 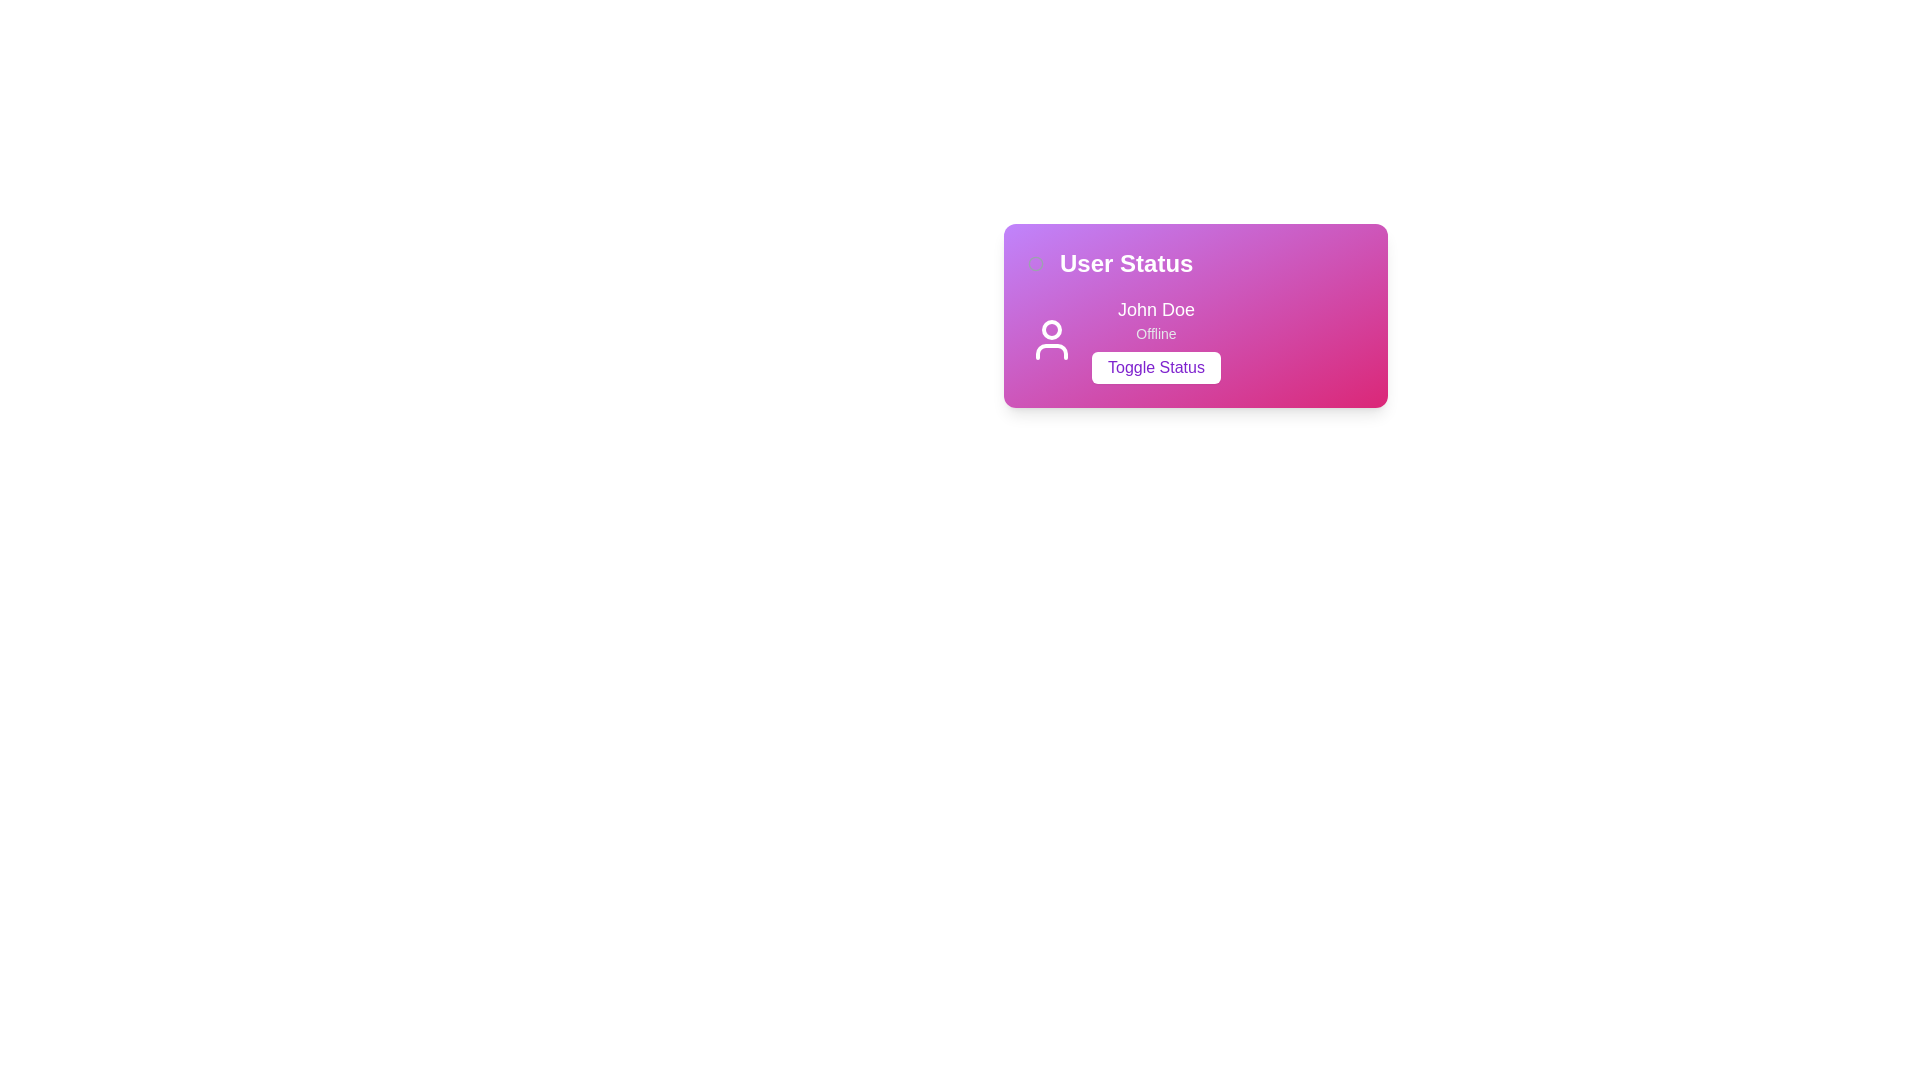 What do you see at coordinates (1050, 329) in the screenshot?
I see `the small circular decorative element positioned at the upper center part of the user profile icon within the 'User Status' card` at bounding box center [1050, 329].